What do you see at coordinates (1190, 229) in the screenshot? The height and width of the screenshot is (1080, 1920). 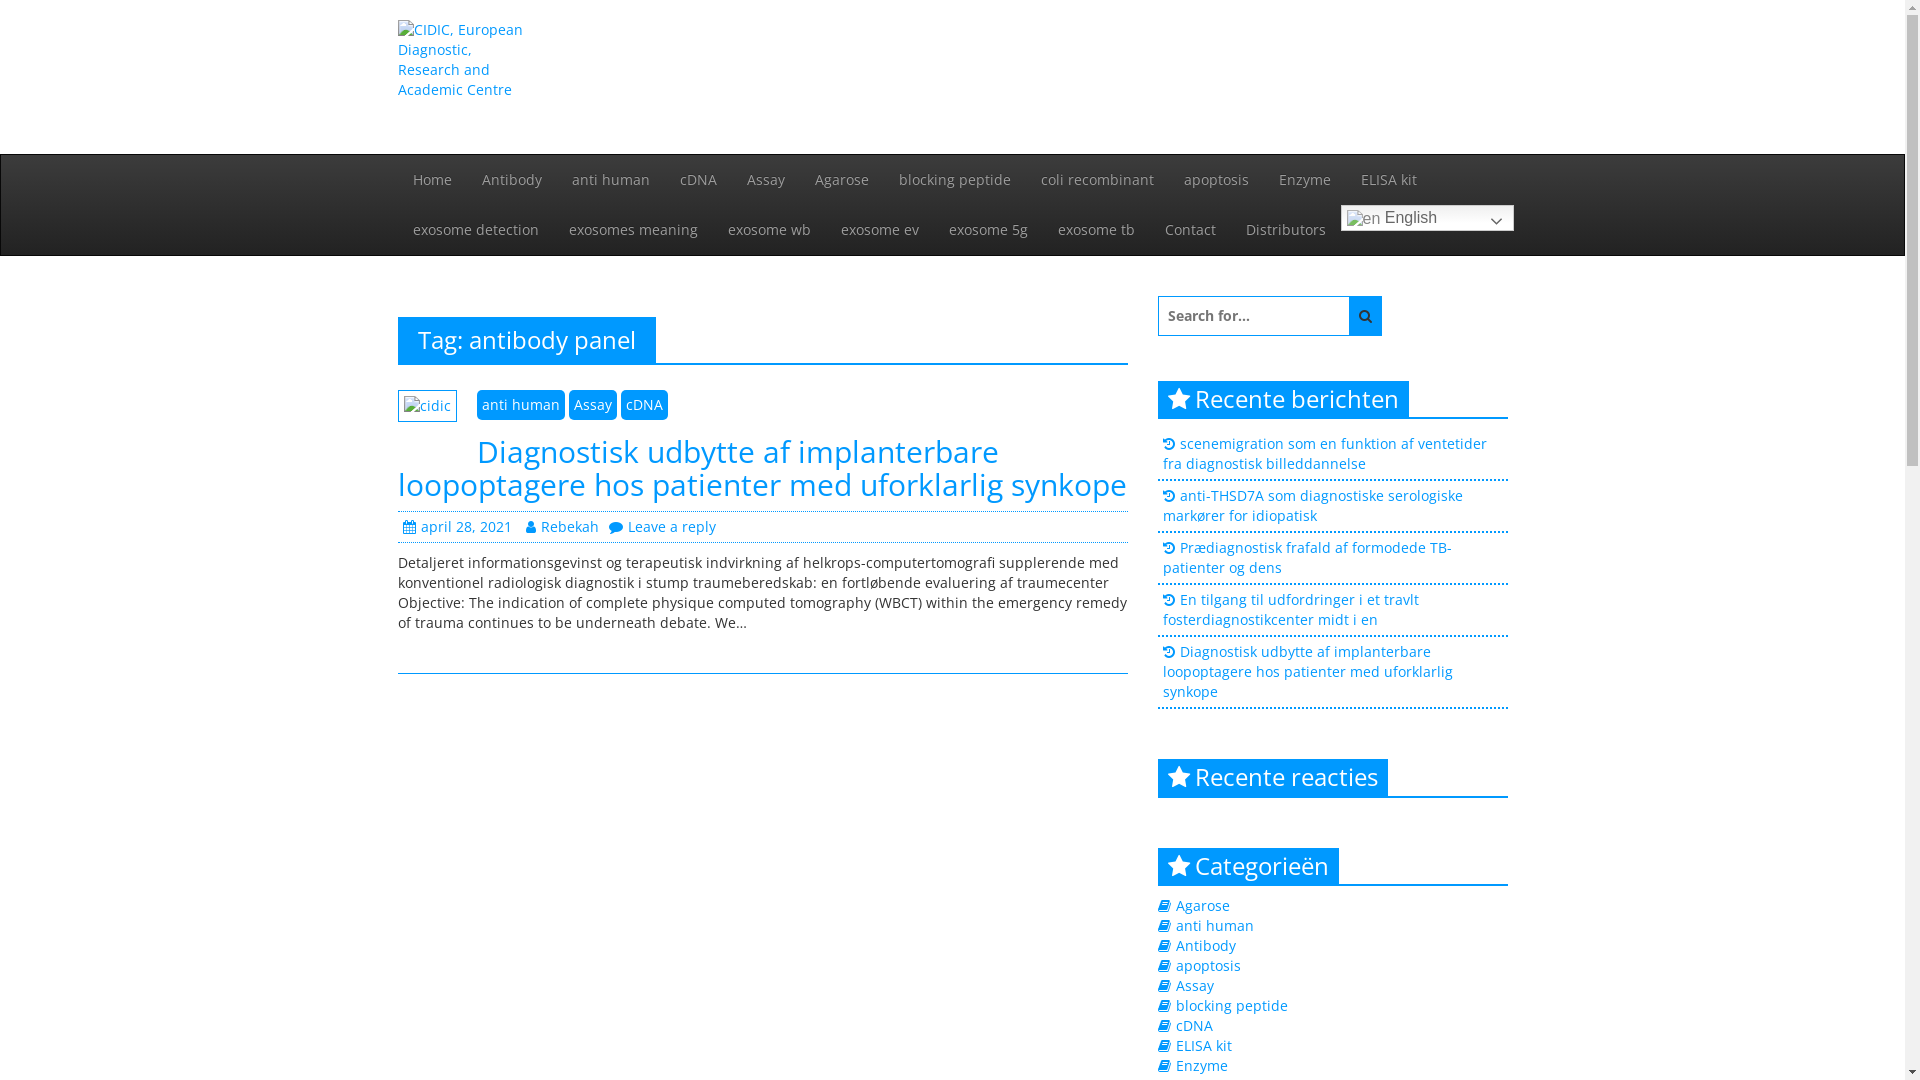 I see `'Contact'` at bounding box center [1190, 229].